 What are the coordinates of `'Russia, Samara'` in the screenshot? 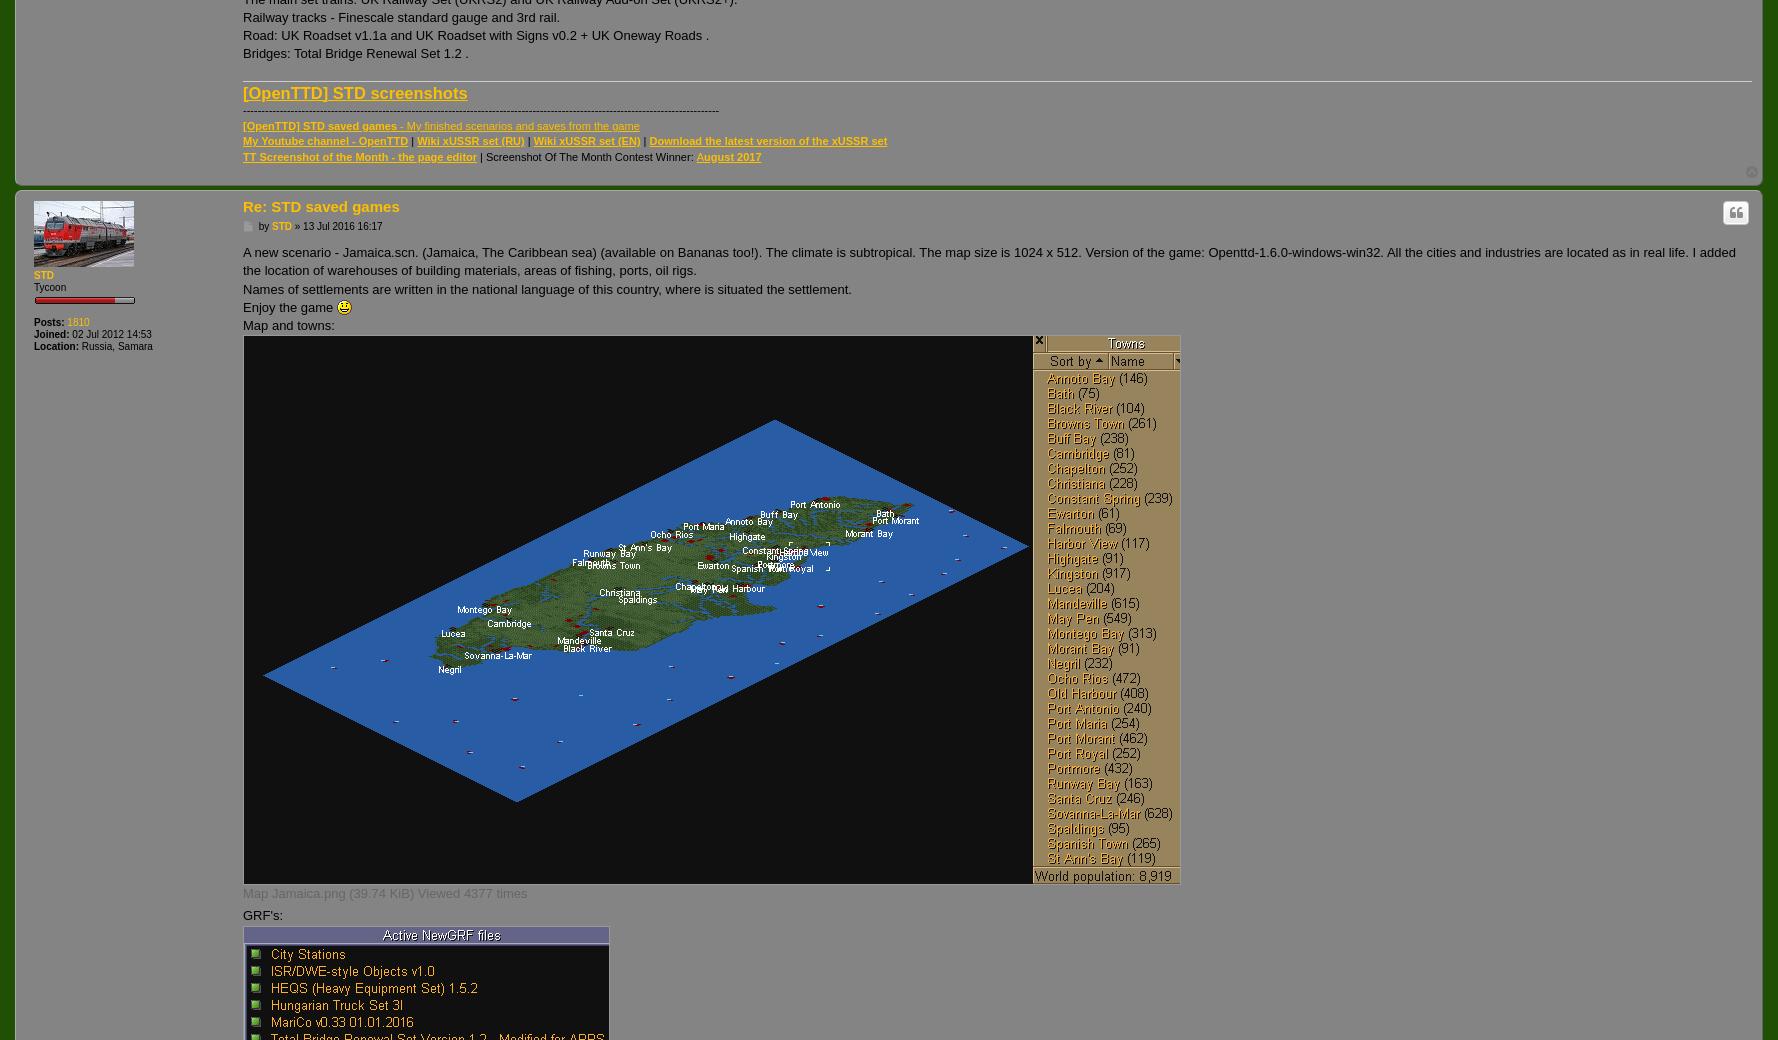 It's located at (114, 345).